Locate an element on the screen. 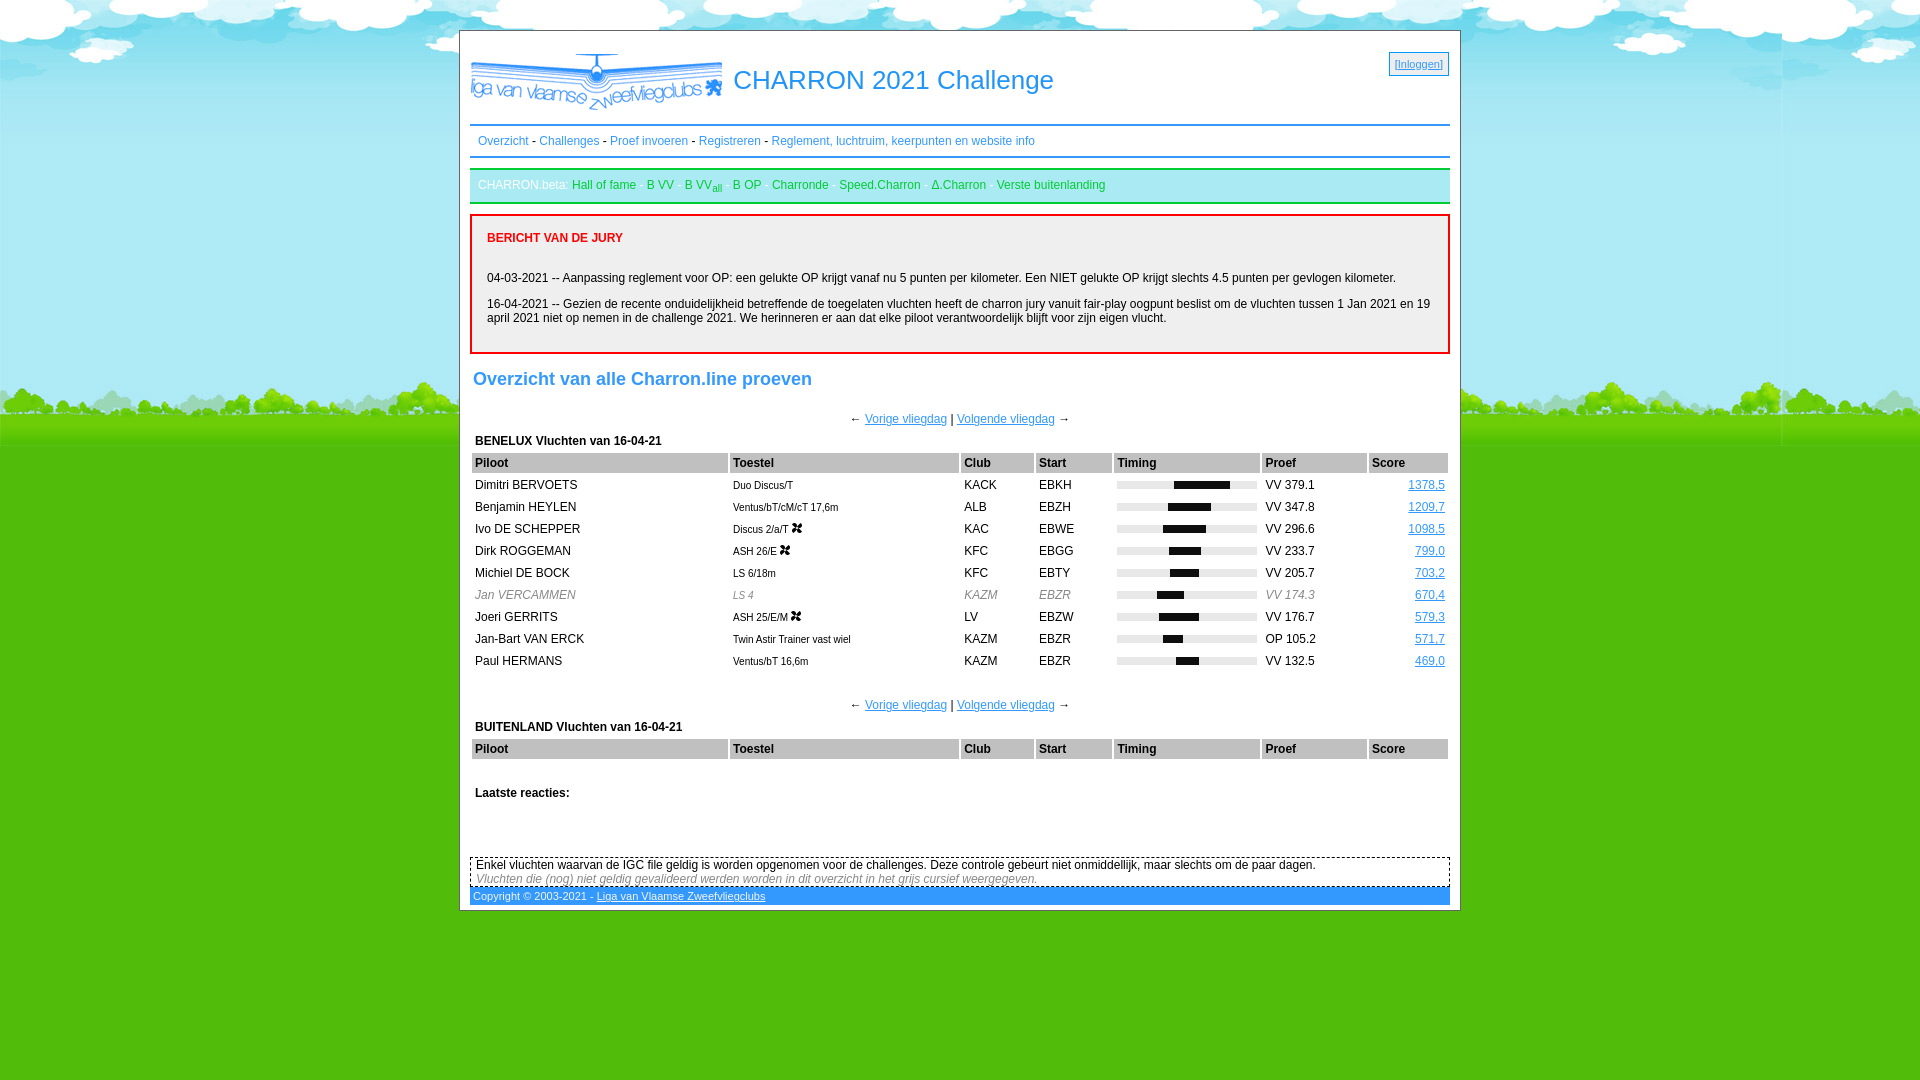 The image size is (1920, 1080). 'Reglement, luchtruim, keerpunten en website info' is located at coordinates (771, 140).